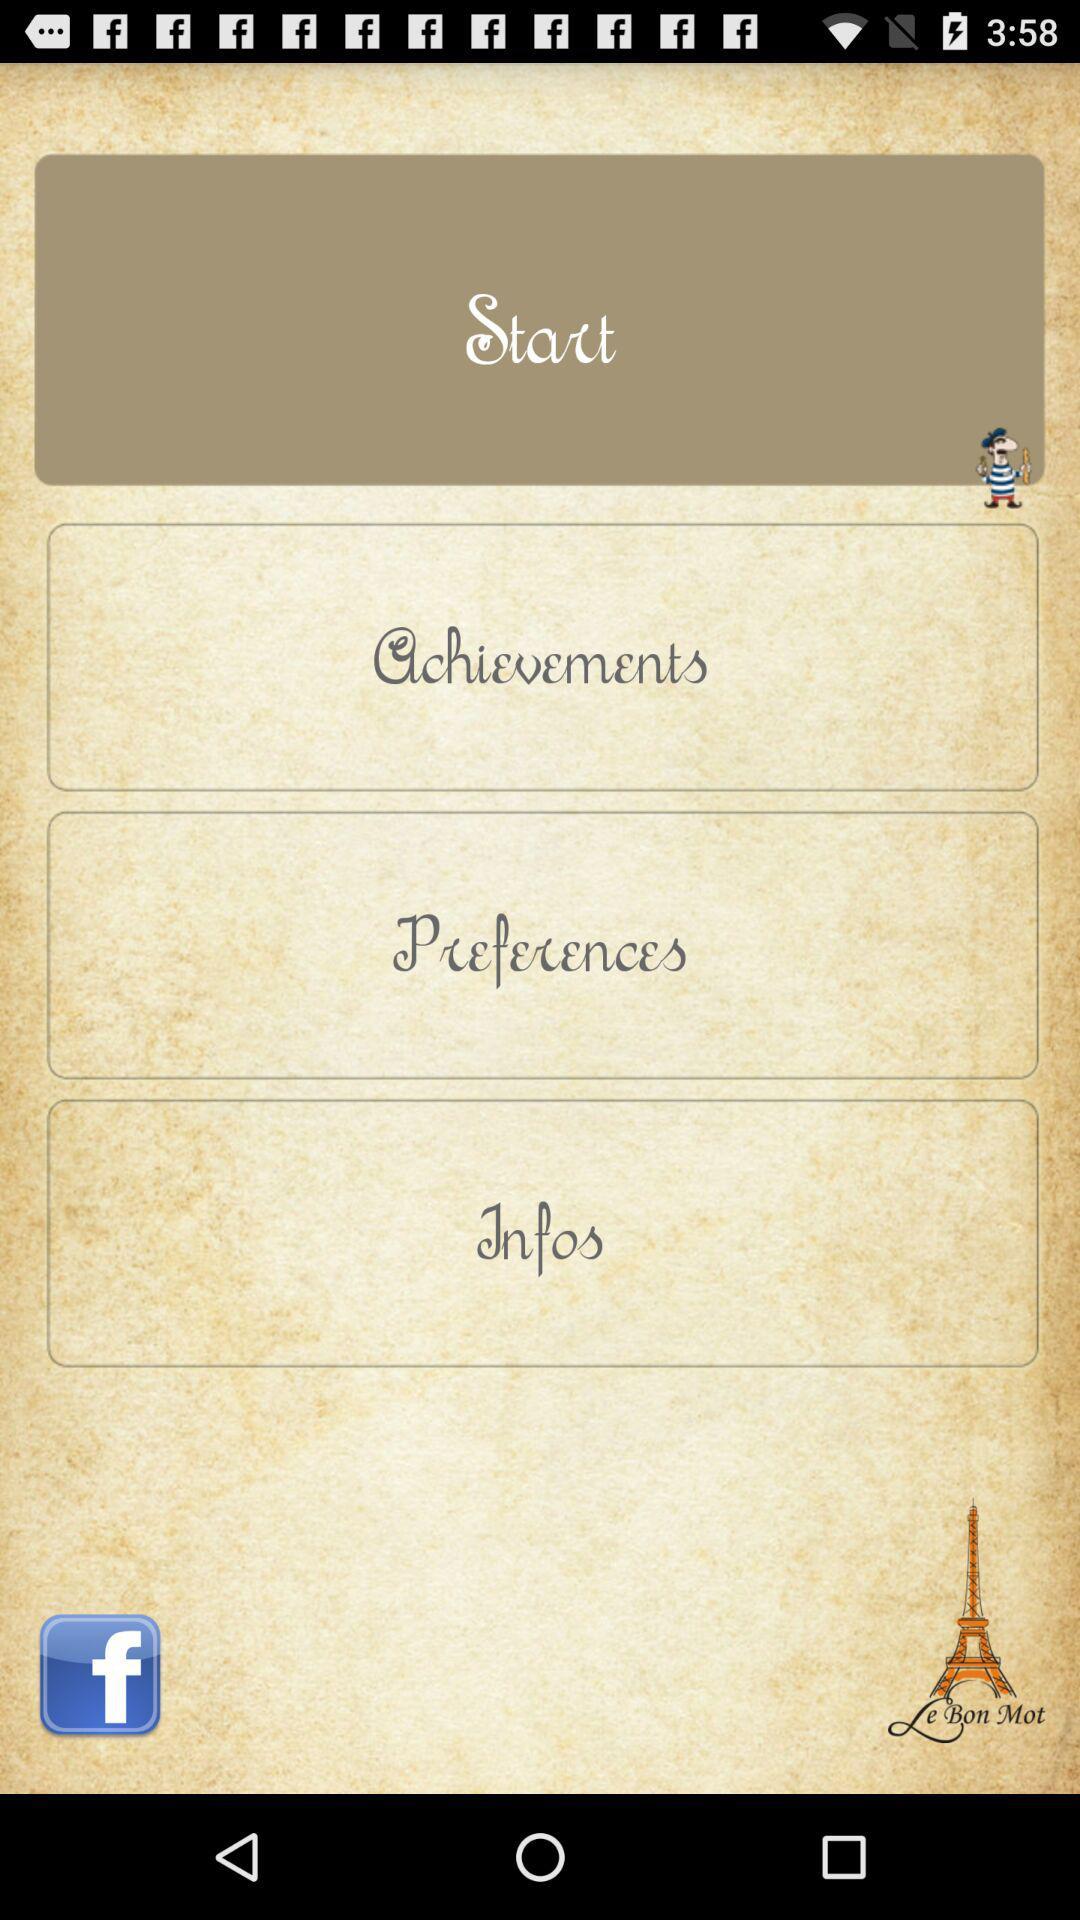 This screenshot has width=1080, height=1920. I want to click on item at the bottom right corner, so click(965, 1576).